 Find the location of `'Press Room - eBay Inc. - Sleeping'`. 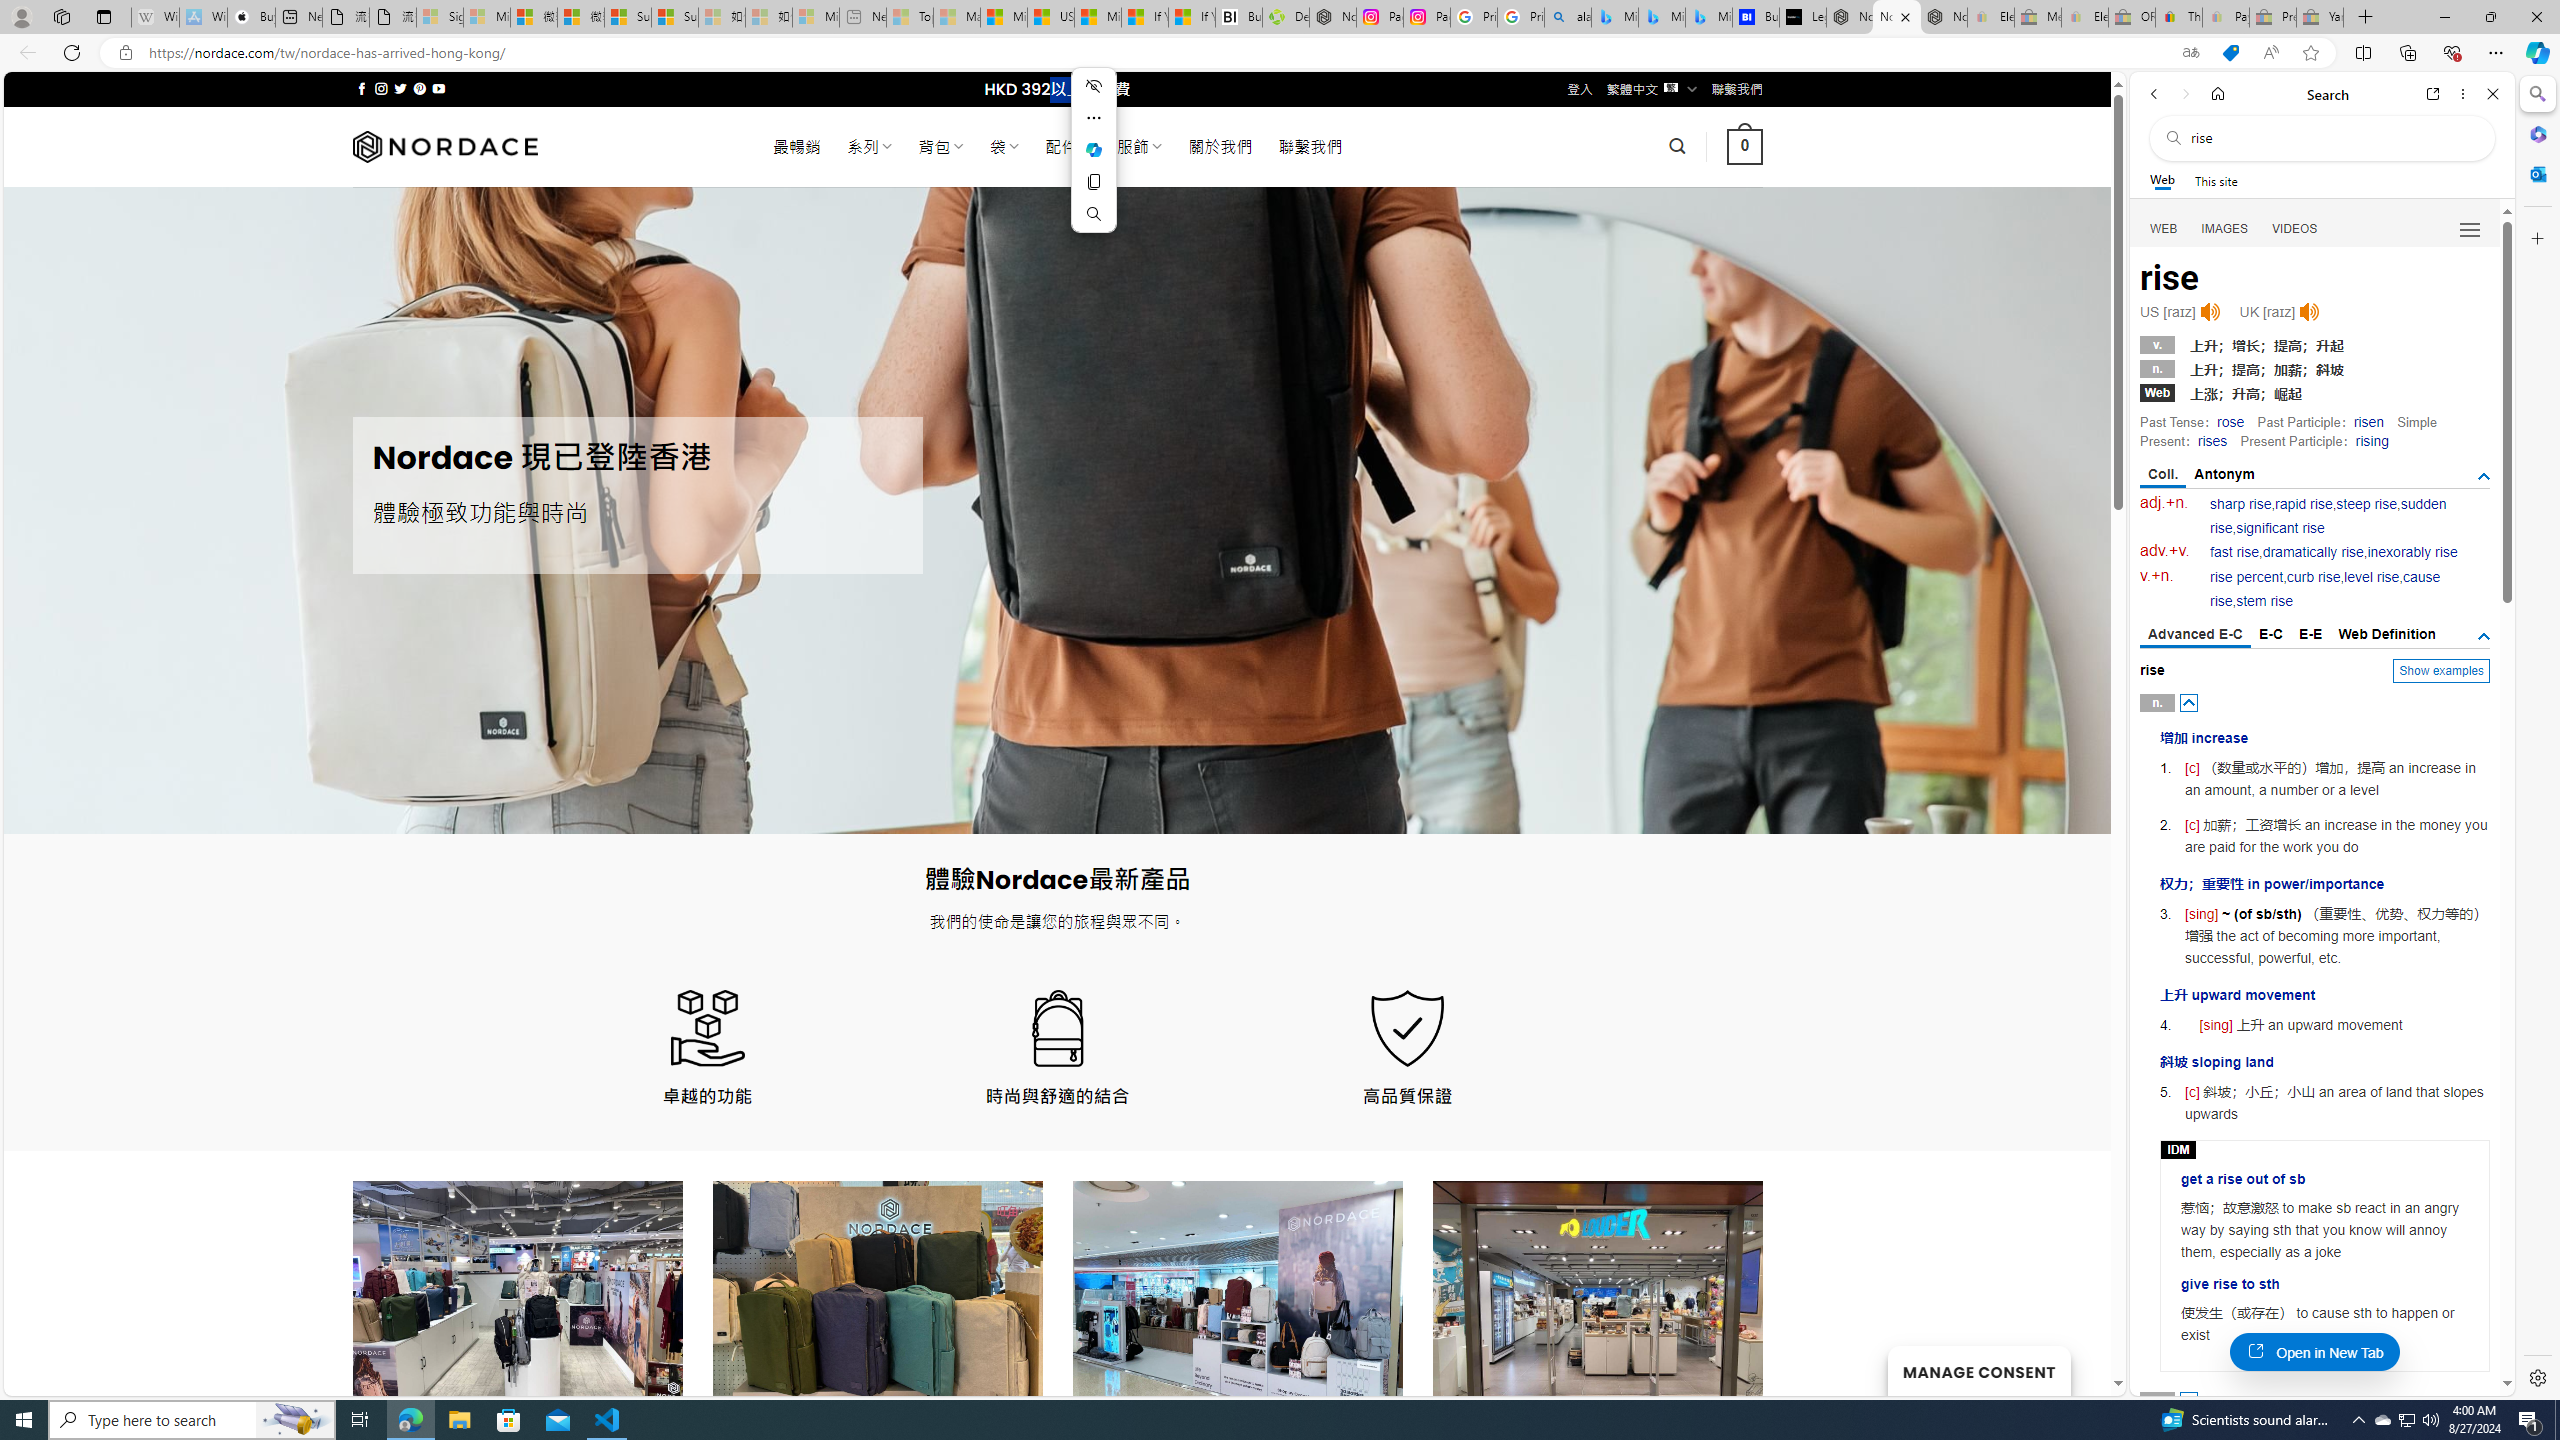

'Press Room - eBay Inc. - Sleeping' is located at coordinates (2271, 16).